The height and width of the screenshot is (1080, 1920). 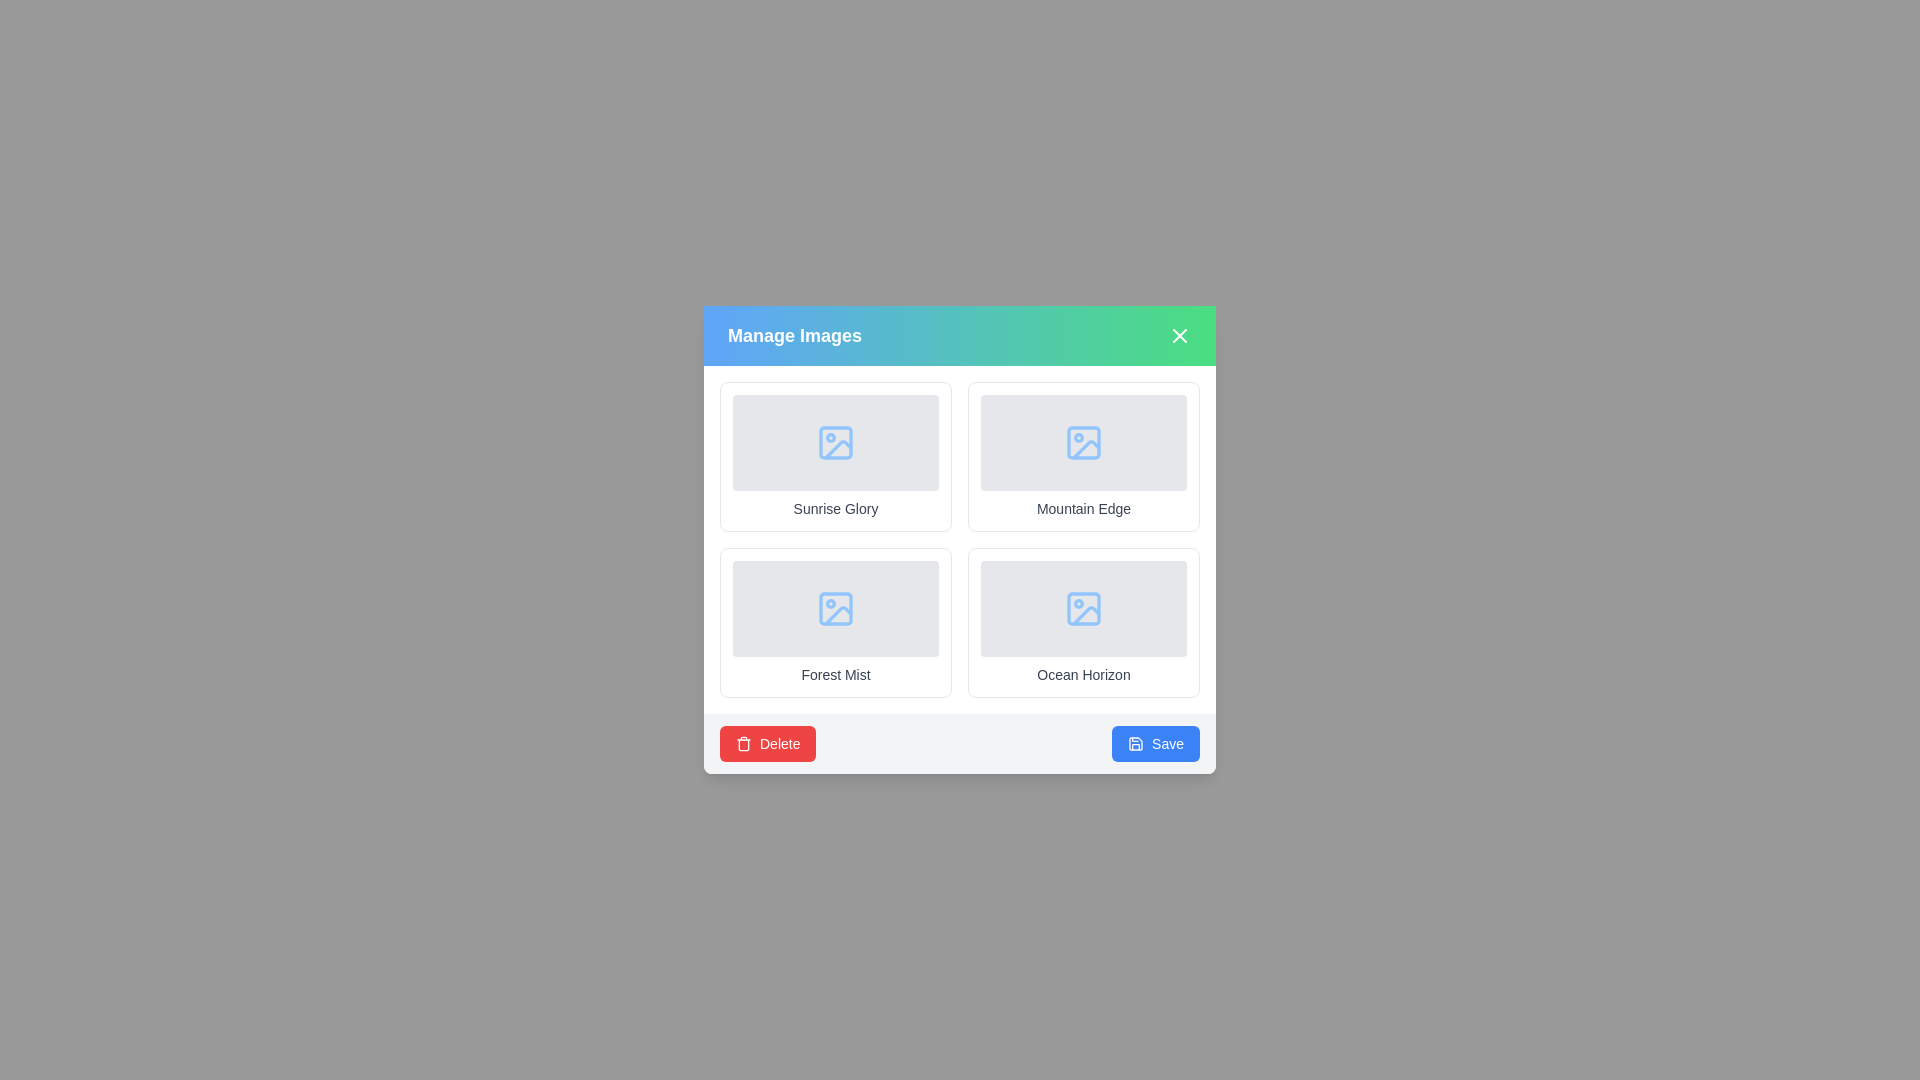 What do you see at coordinates (1083, 608) in the screenshot?
I see `the top-left portion of the 'Ocean Horizon' icon that represents an image symbol, located in the 'Manage Images' section` at bounding box center [1083, 608].